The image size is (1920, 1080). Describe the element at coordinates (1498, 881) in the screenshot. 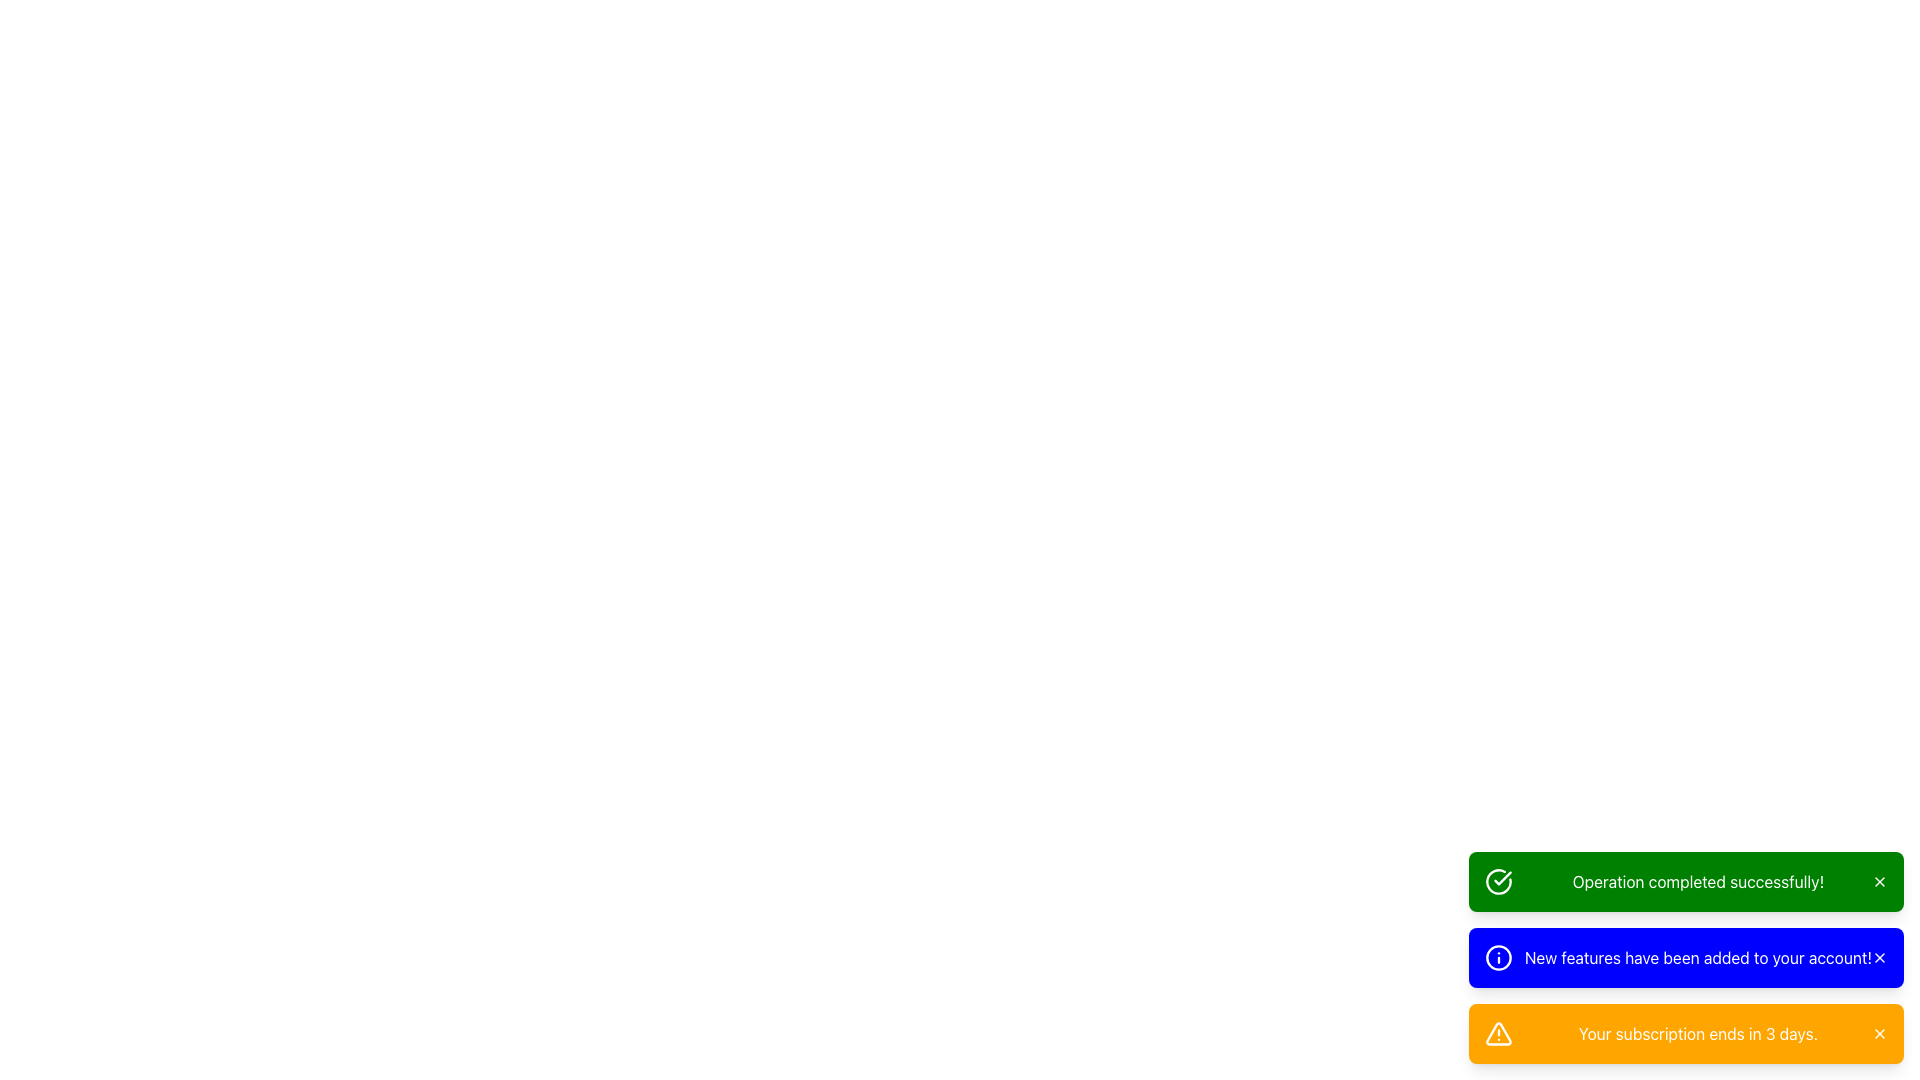

I see `the success indicator icon located at the first position within the green notification bar at the top right of the notifications` at that location.